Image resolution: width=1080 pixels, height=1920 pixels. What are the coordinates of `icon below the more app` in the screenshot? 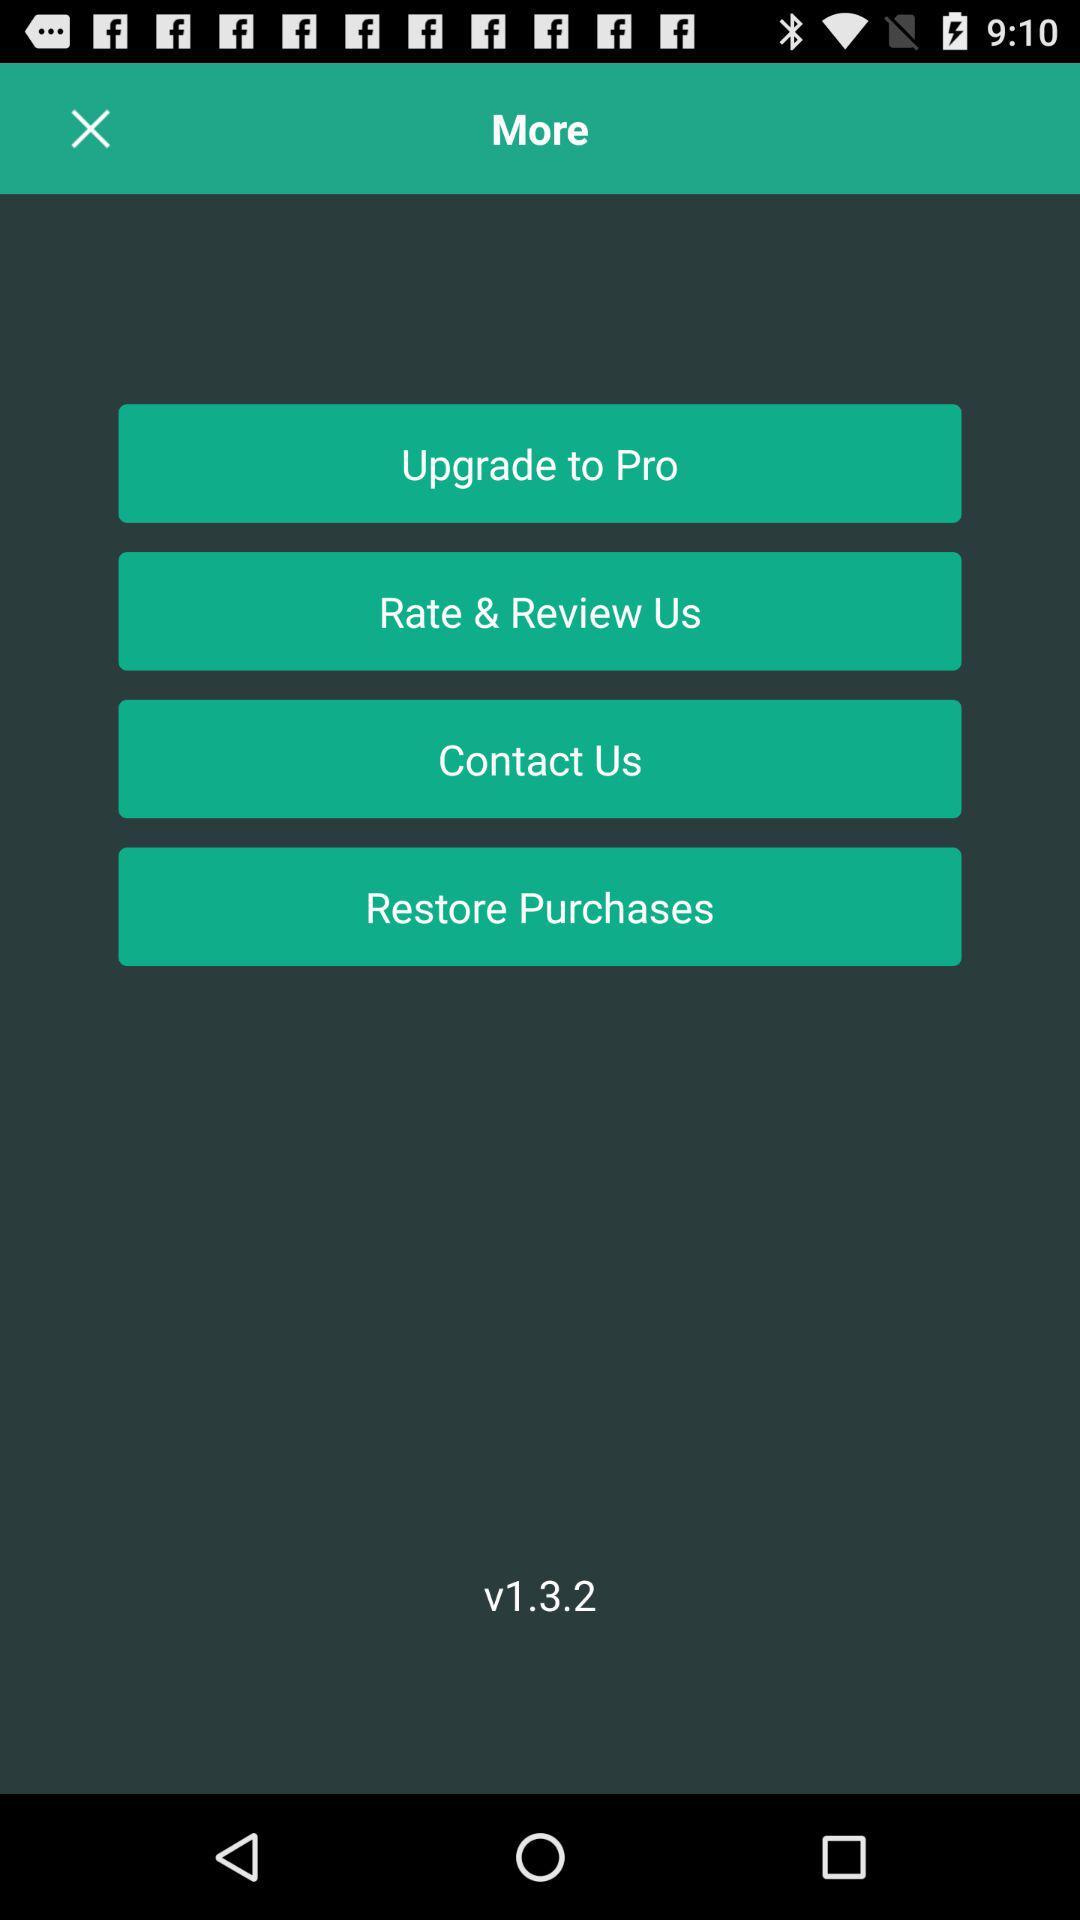 It's located at (540, 462).